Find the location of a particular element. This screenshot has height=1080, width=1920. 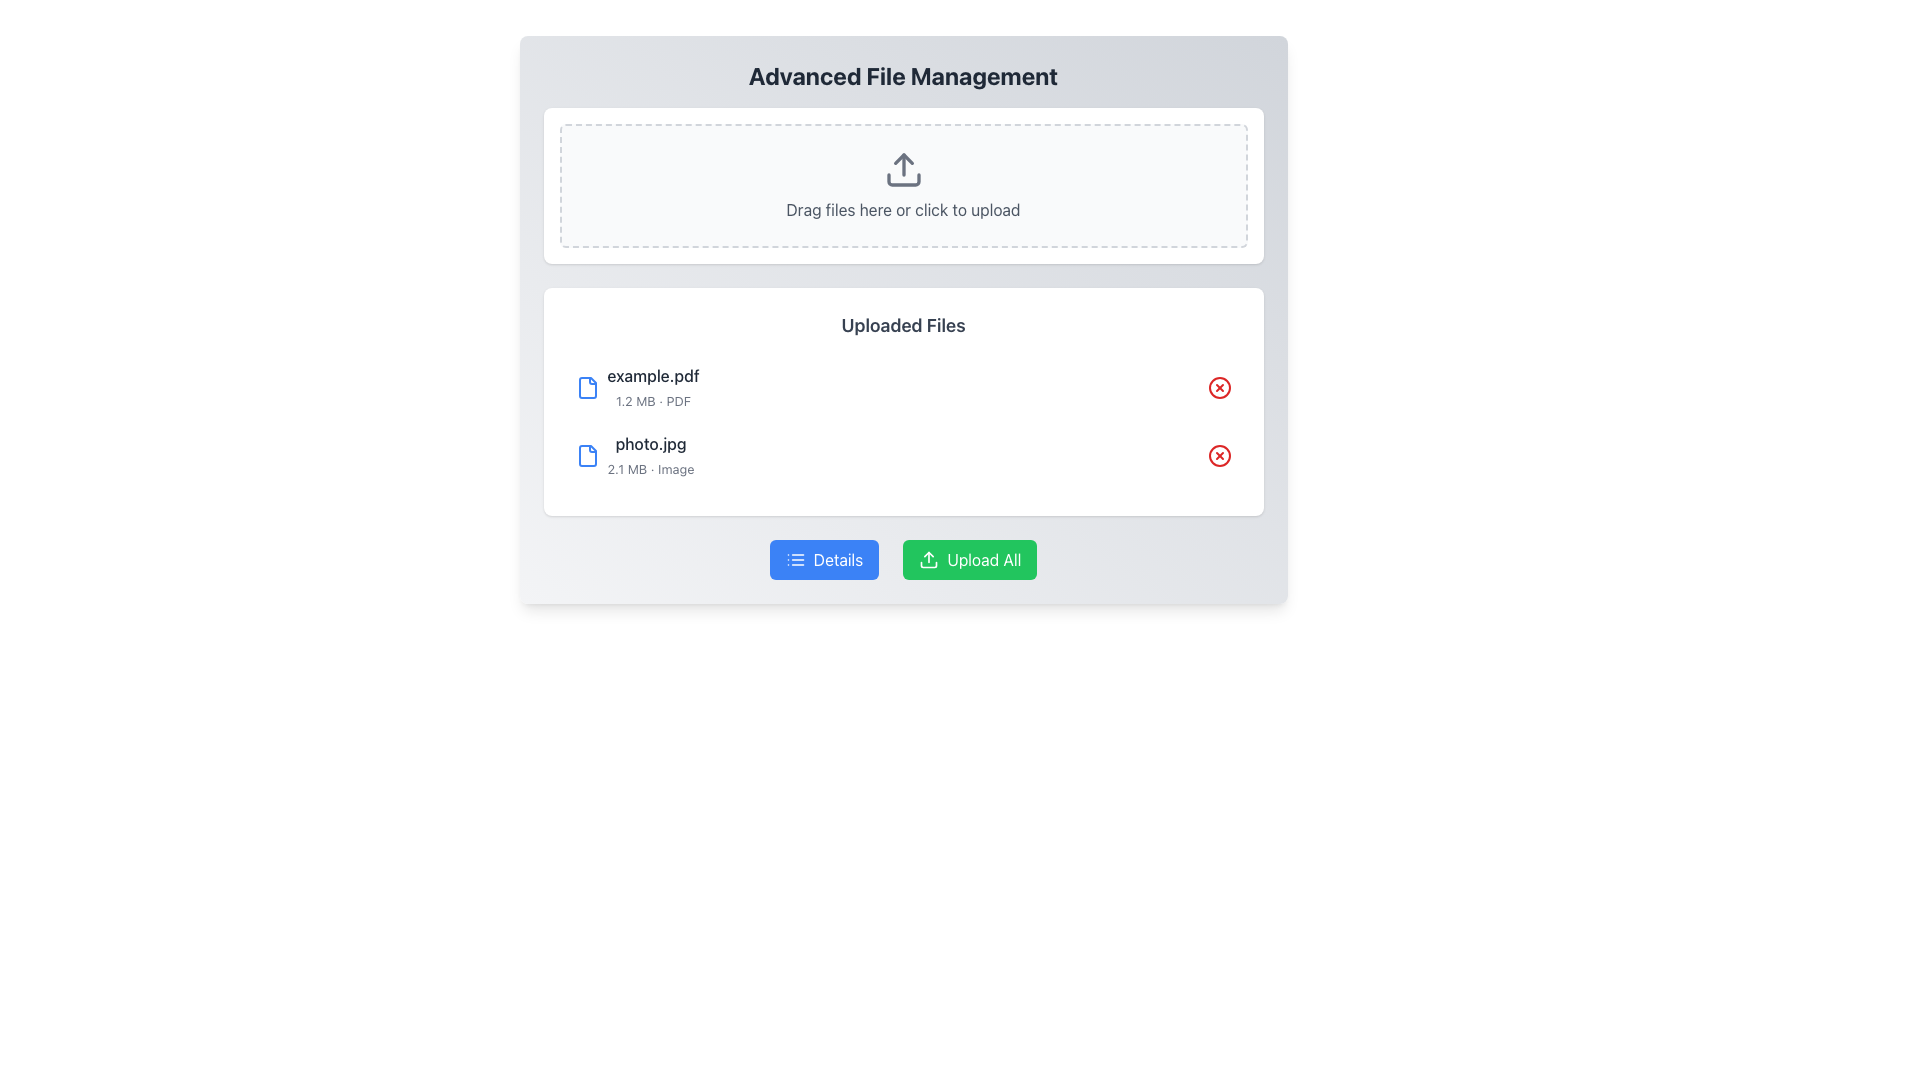

the first file display item is located at coordinates (636, 388).